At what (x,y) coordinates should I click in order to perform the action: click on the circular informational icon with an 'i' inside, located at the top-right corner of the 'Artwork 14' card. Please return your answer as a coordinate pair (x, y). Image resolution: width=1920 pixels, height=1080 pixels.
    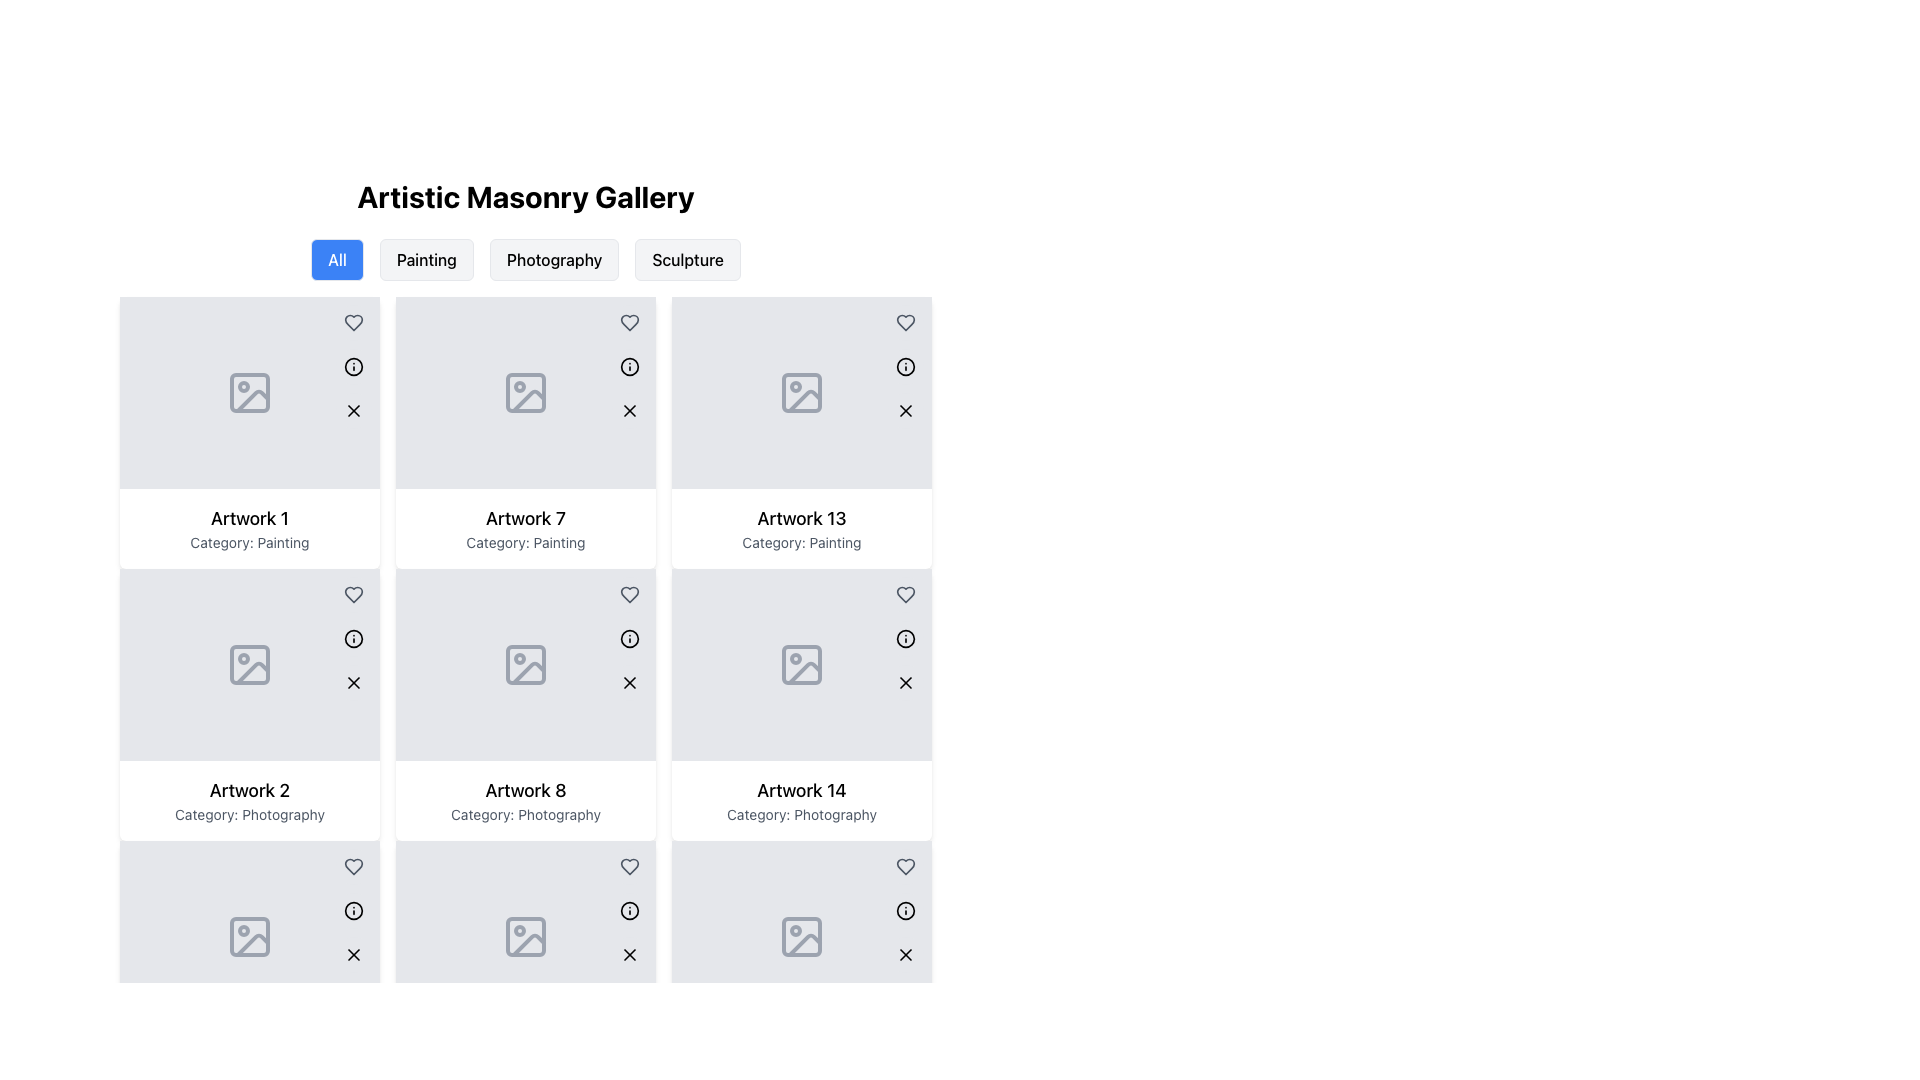
    Looking at the image, I should click on (905, 910).